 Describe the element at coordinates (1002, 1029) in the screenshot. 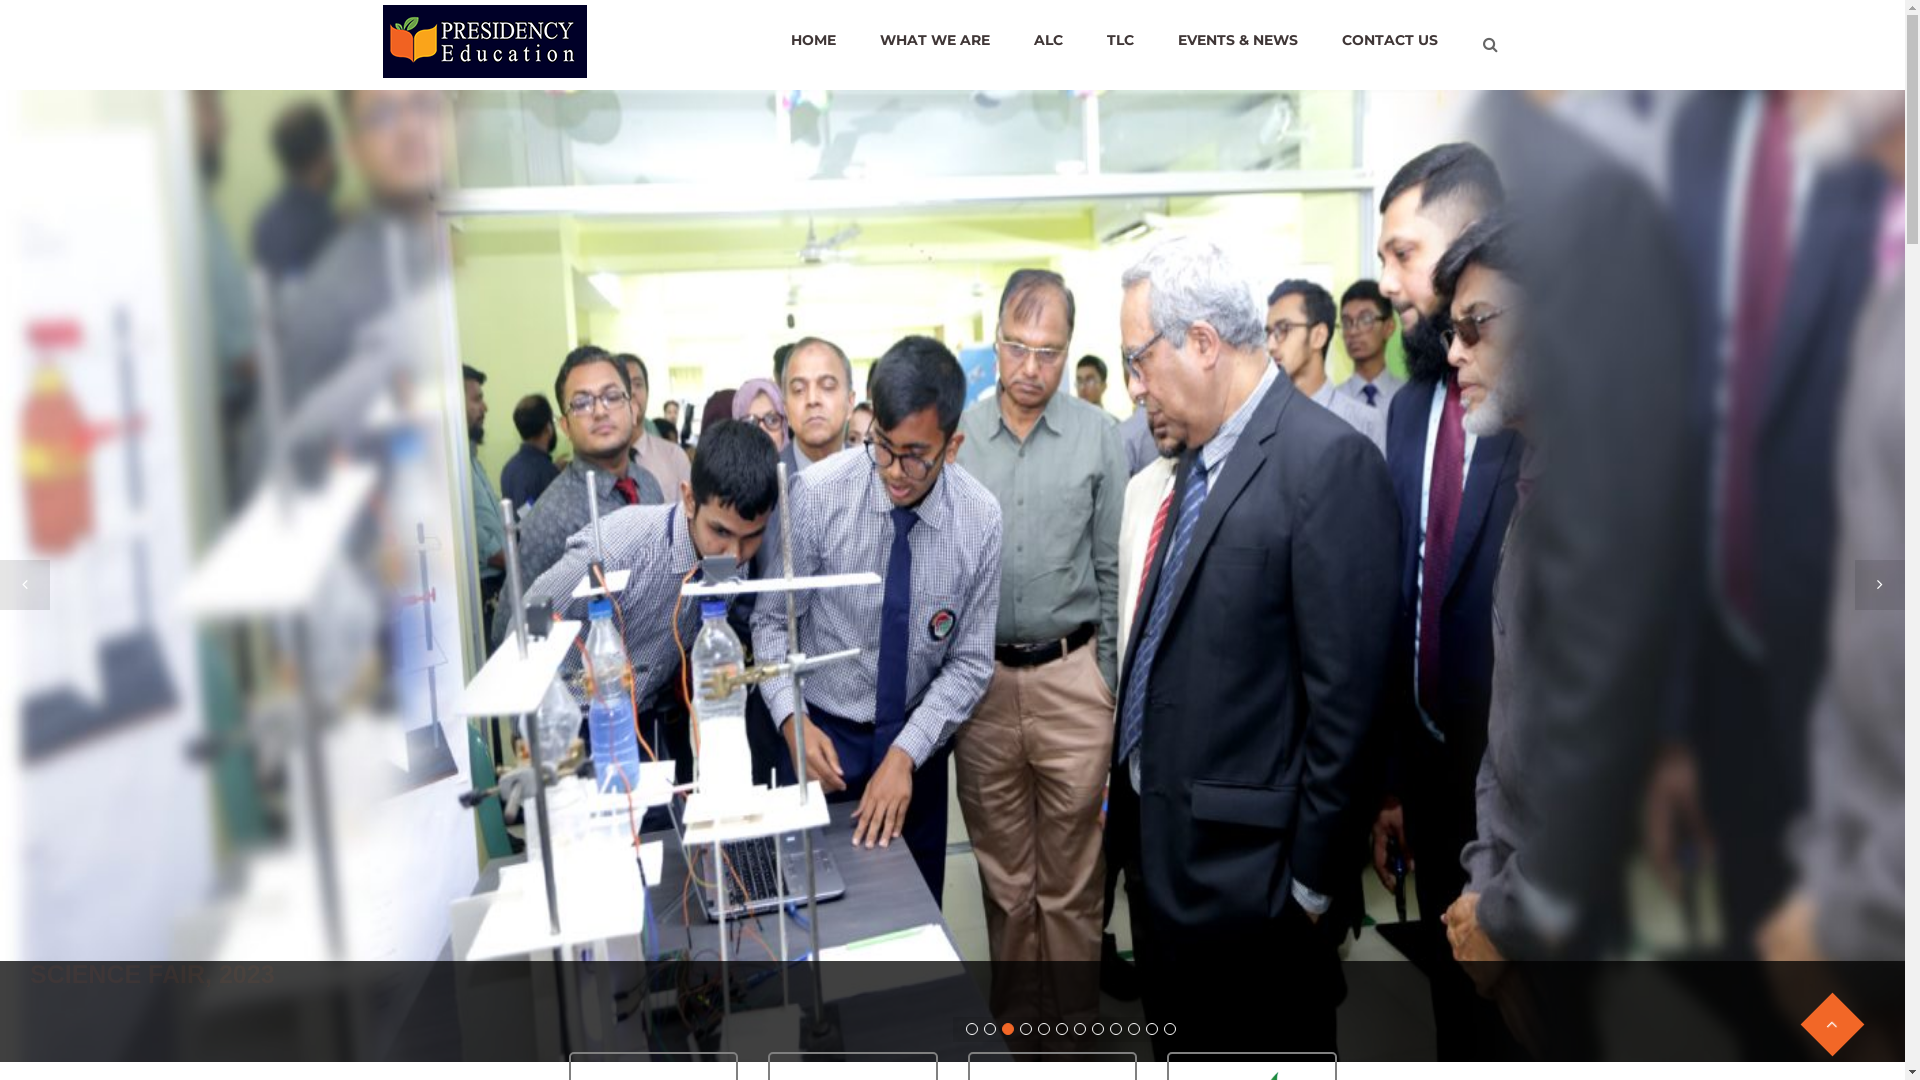

I see `'3'` at that location.